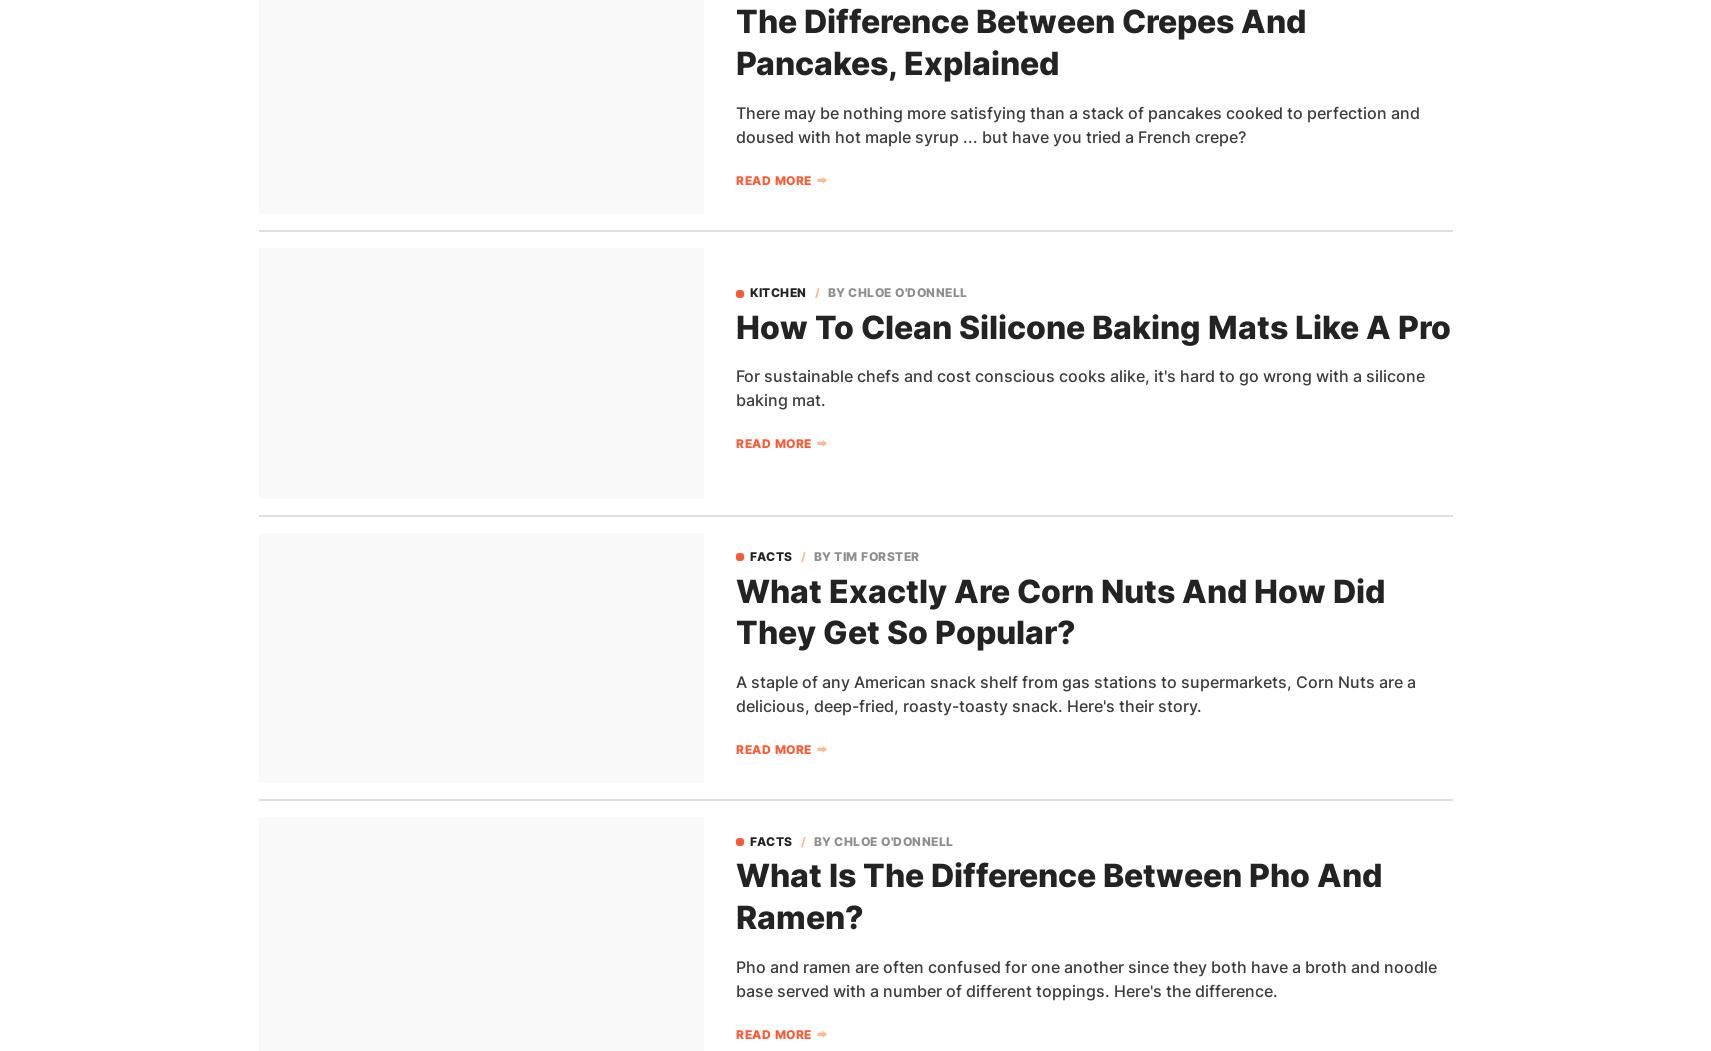 The image size is (1711, 1051). What do you see at coordinates (1076, 692) in the screenshot?
I see `'A staple of any American snack shelf from gas stations to supermarkets, Corn Nuts are a delicious, deep-fried, roasty-toasty snack. Here's their story.'` at bounding box center [1076, 692].